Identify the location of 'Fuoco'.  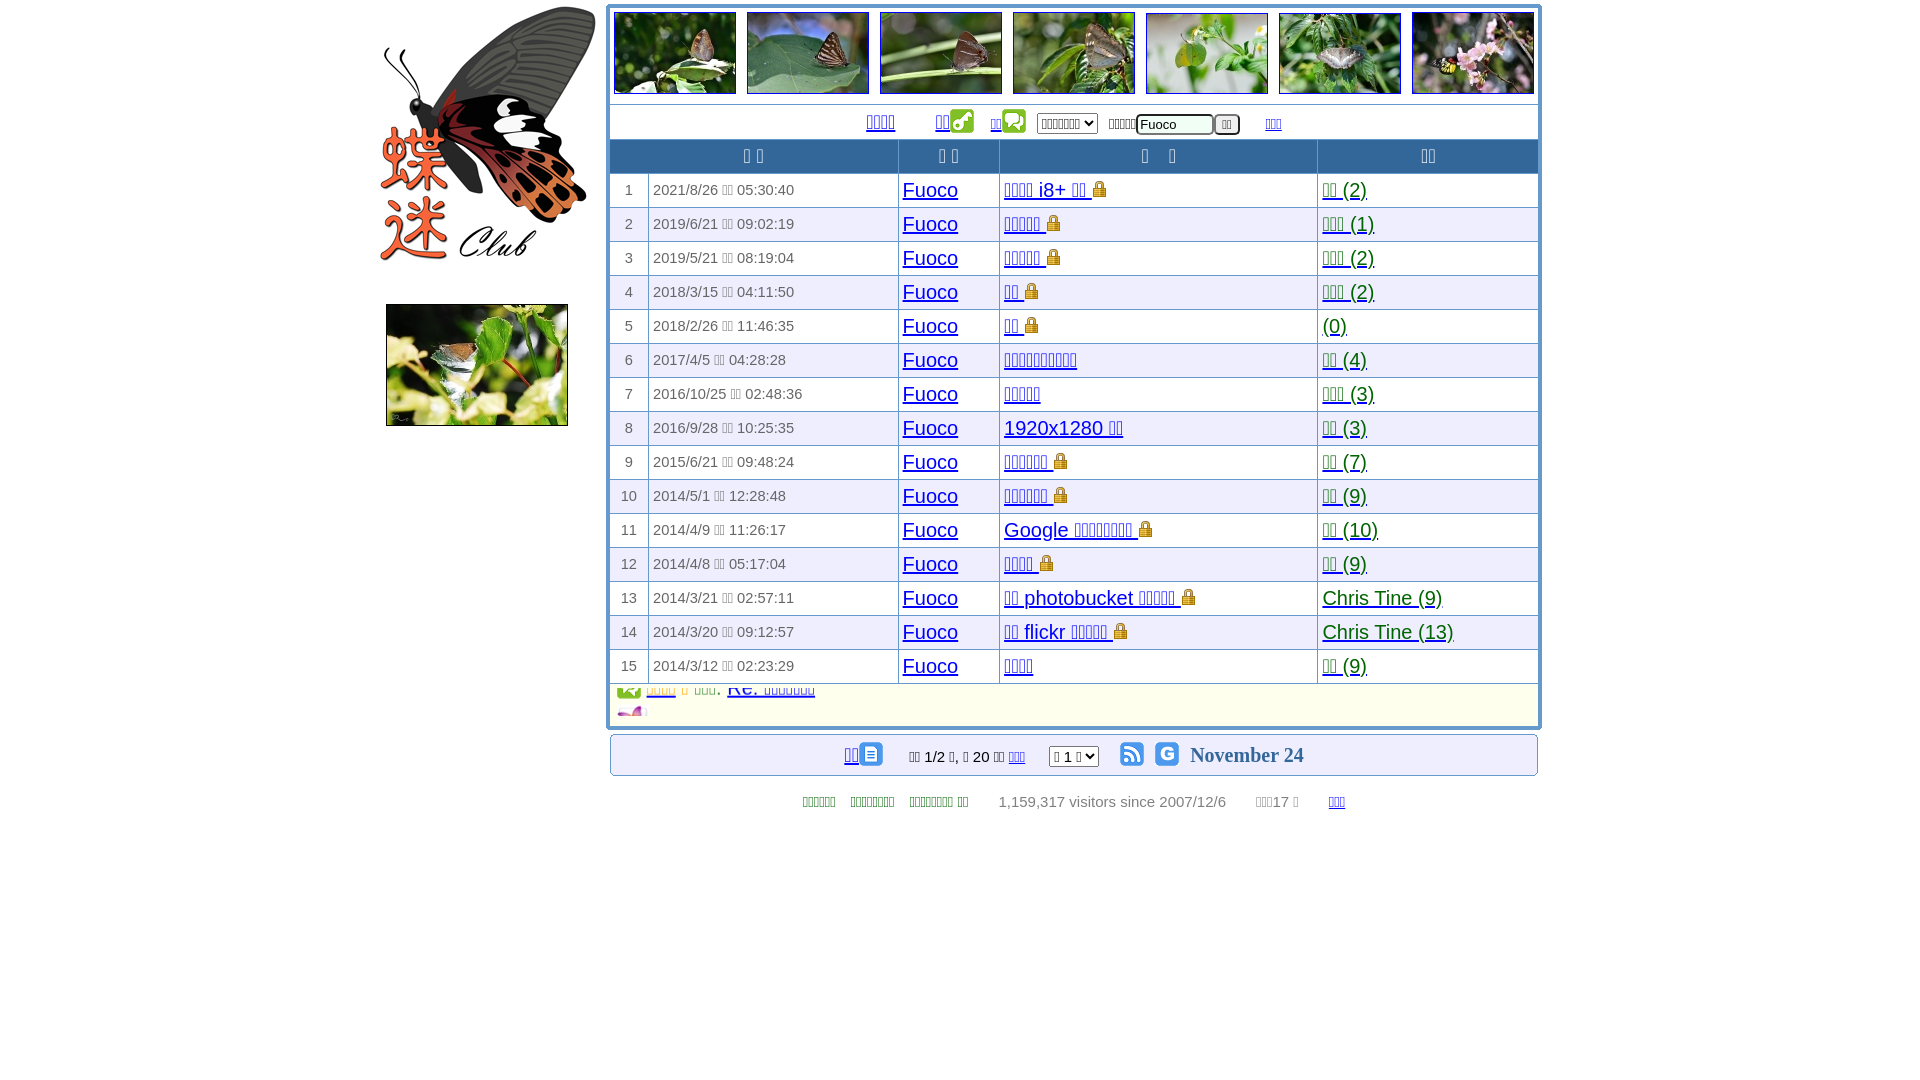
(930, 292).